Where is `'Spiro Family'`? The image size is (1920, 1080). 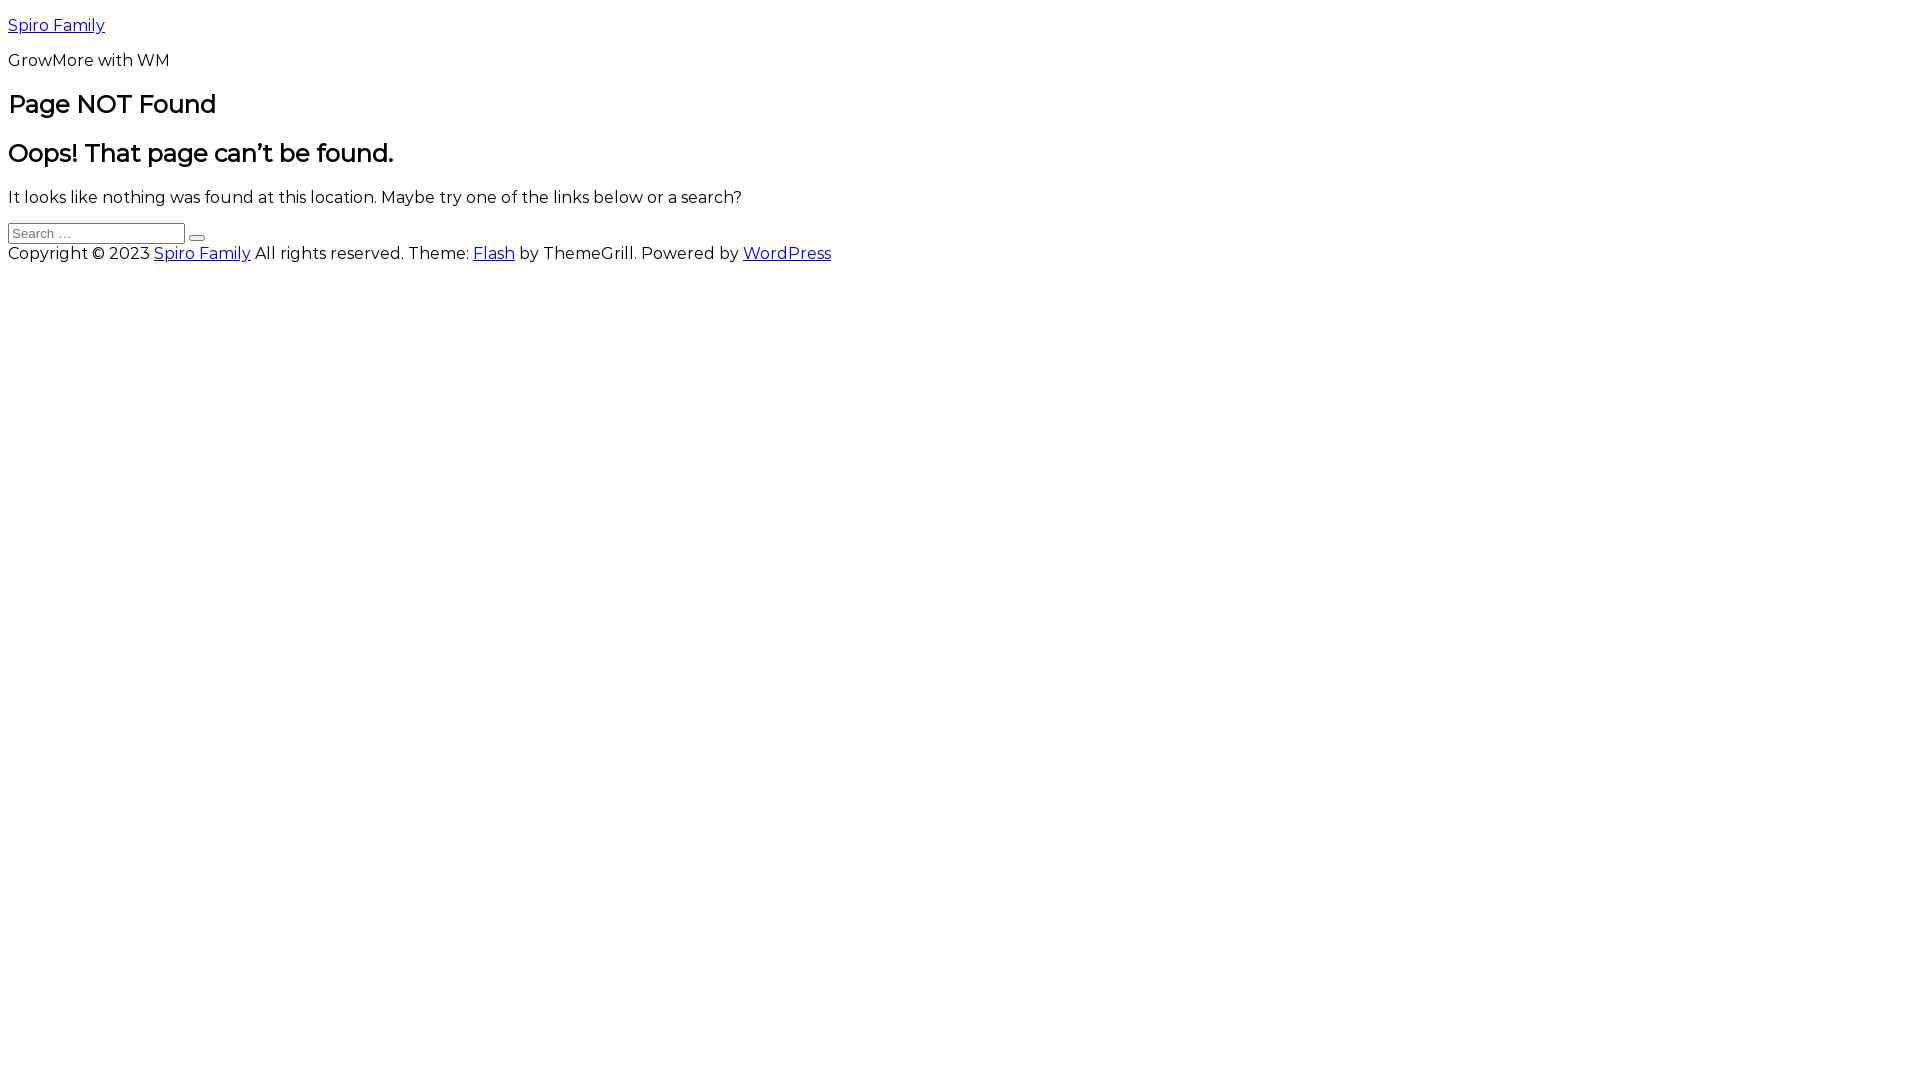
'Spiro Family' is located at coordinates (202, 252).